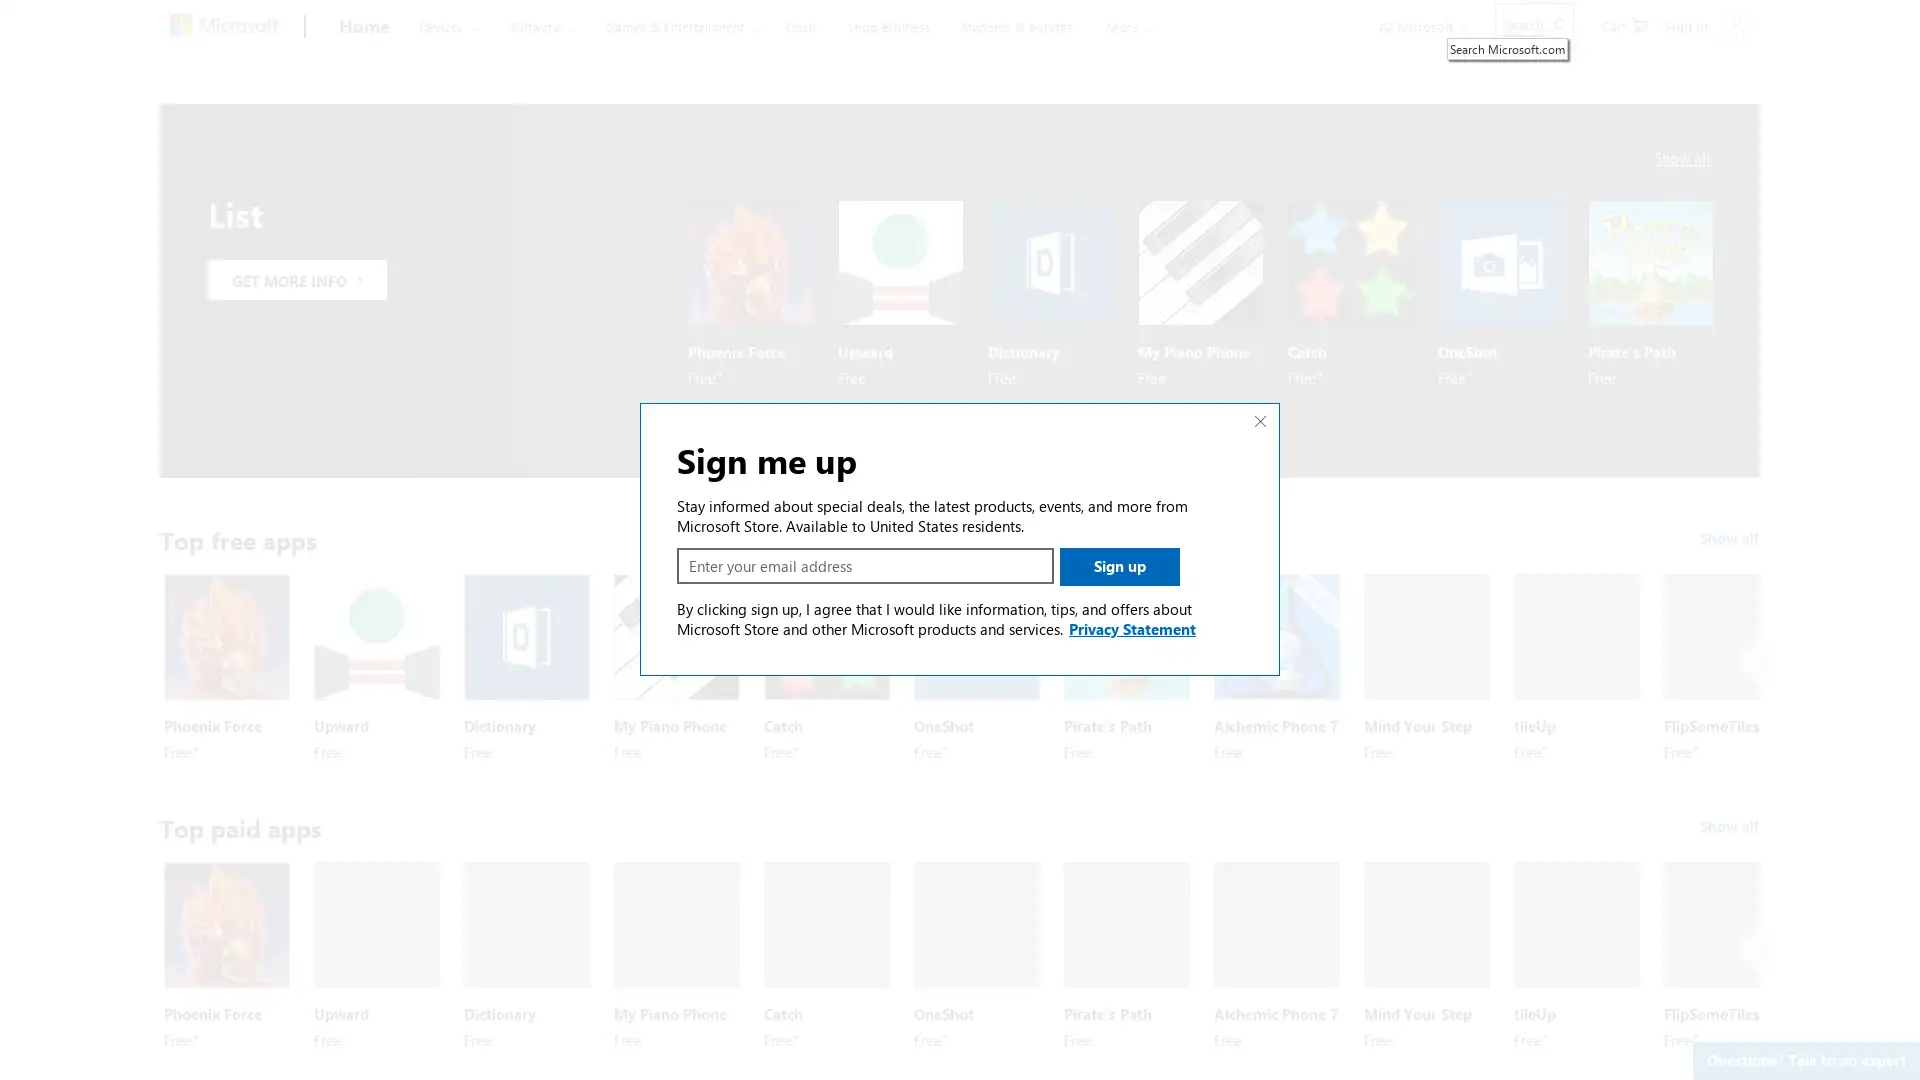  Describe the element at coordinates (1118, 567) in the screenshot. I see `Sign up` at that location.